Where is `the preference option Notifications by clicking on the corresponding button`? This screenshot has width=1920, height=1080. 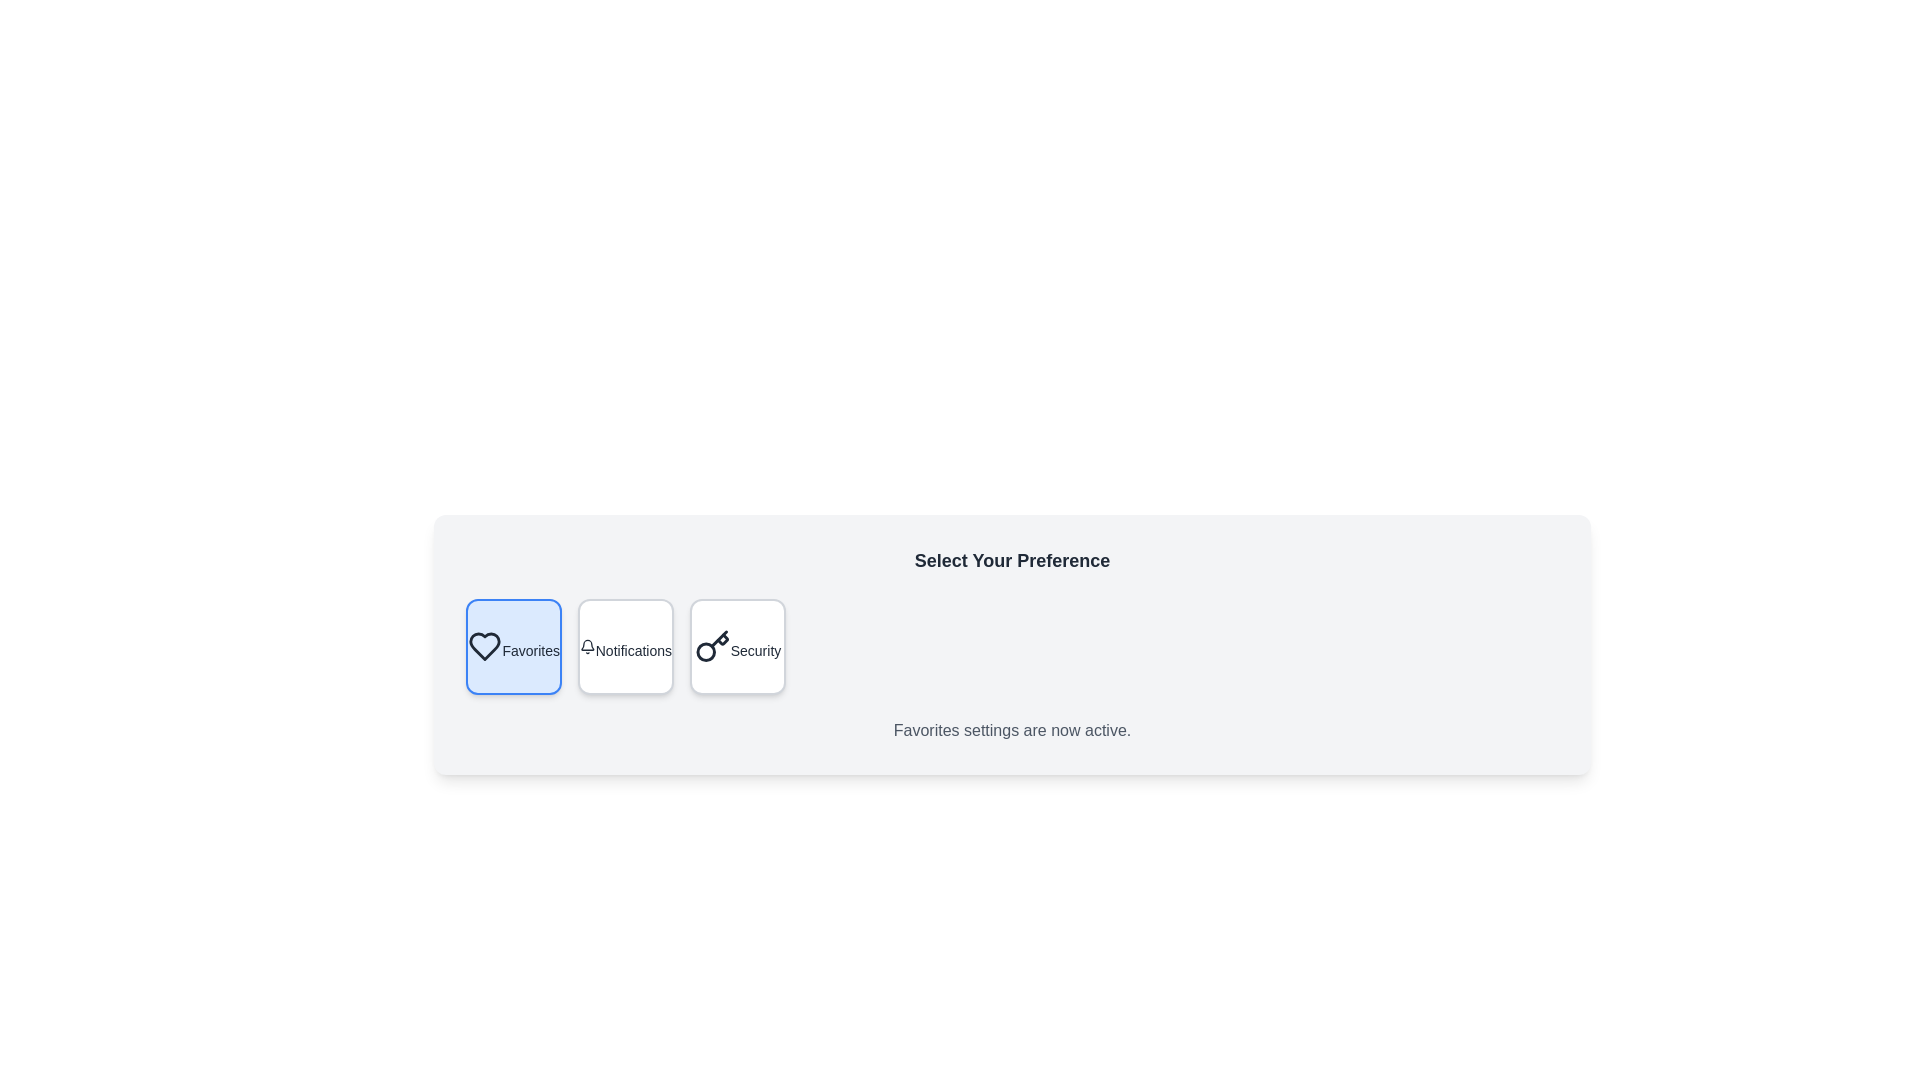 the preference option Notifications by clicking on the corresponding button is located at coordinates (624, 647).